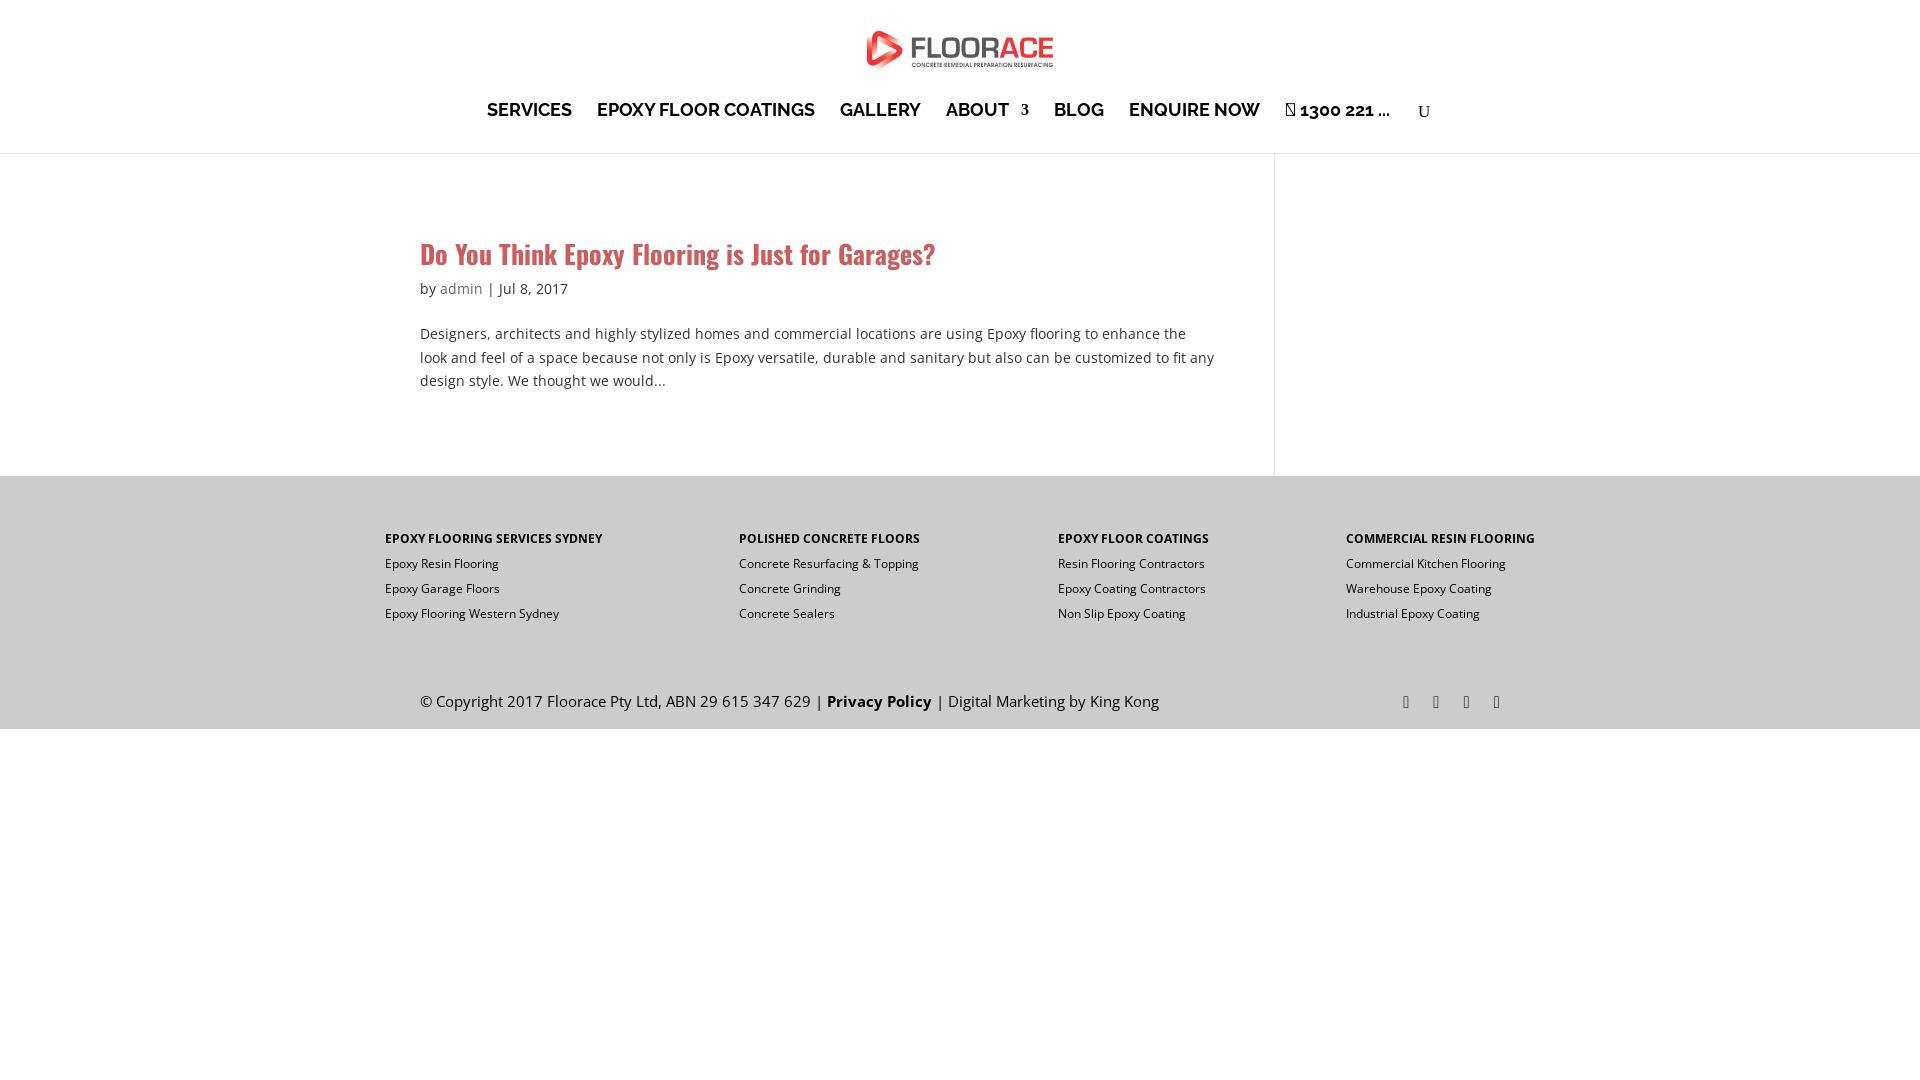 Image resolution: width=1920 pixels, height=1080 pixels. Describe the element at coordinates (987, 127) in the screenshot. I see `'ABOUT'` at that location.